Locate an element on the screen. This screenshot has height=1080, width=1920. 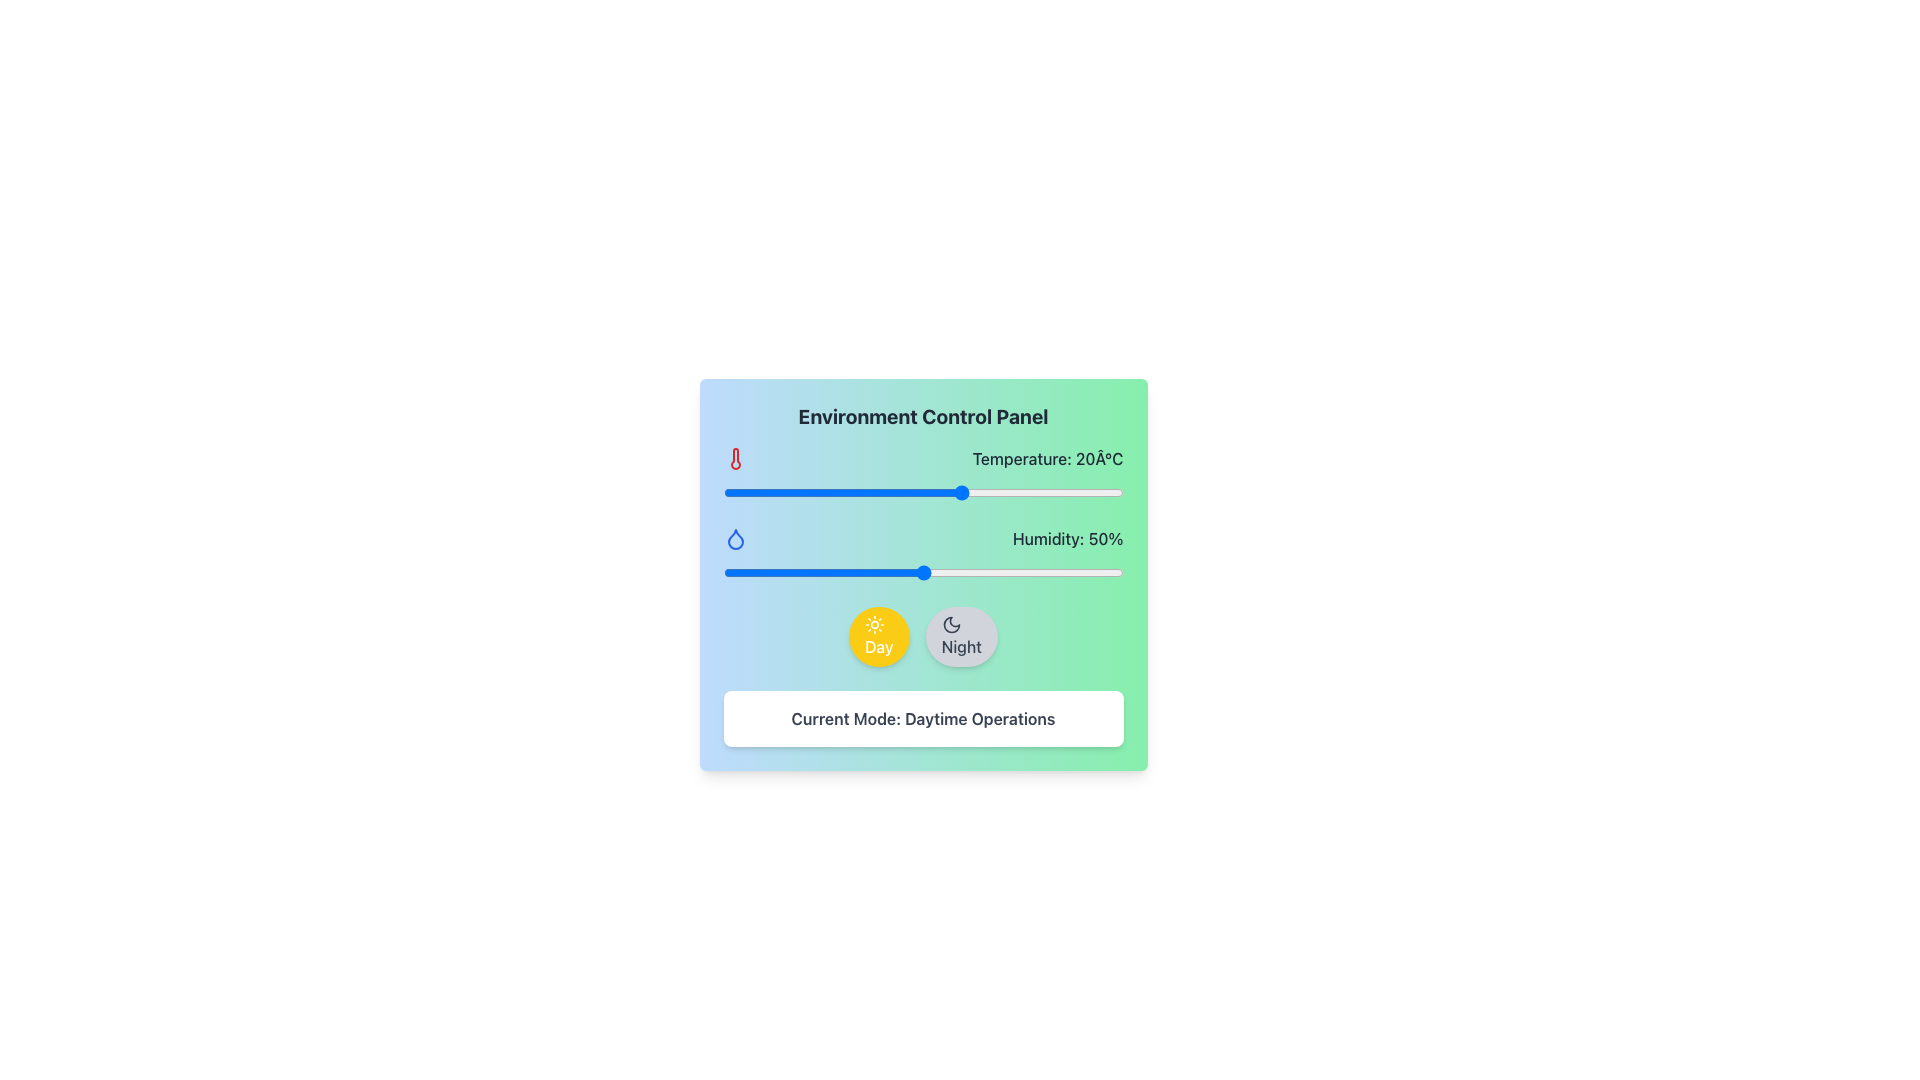
the humidity is located at coordinates (855, 573).